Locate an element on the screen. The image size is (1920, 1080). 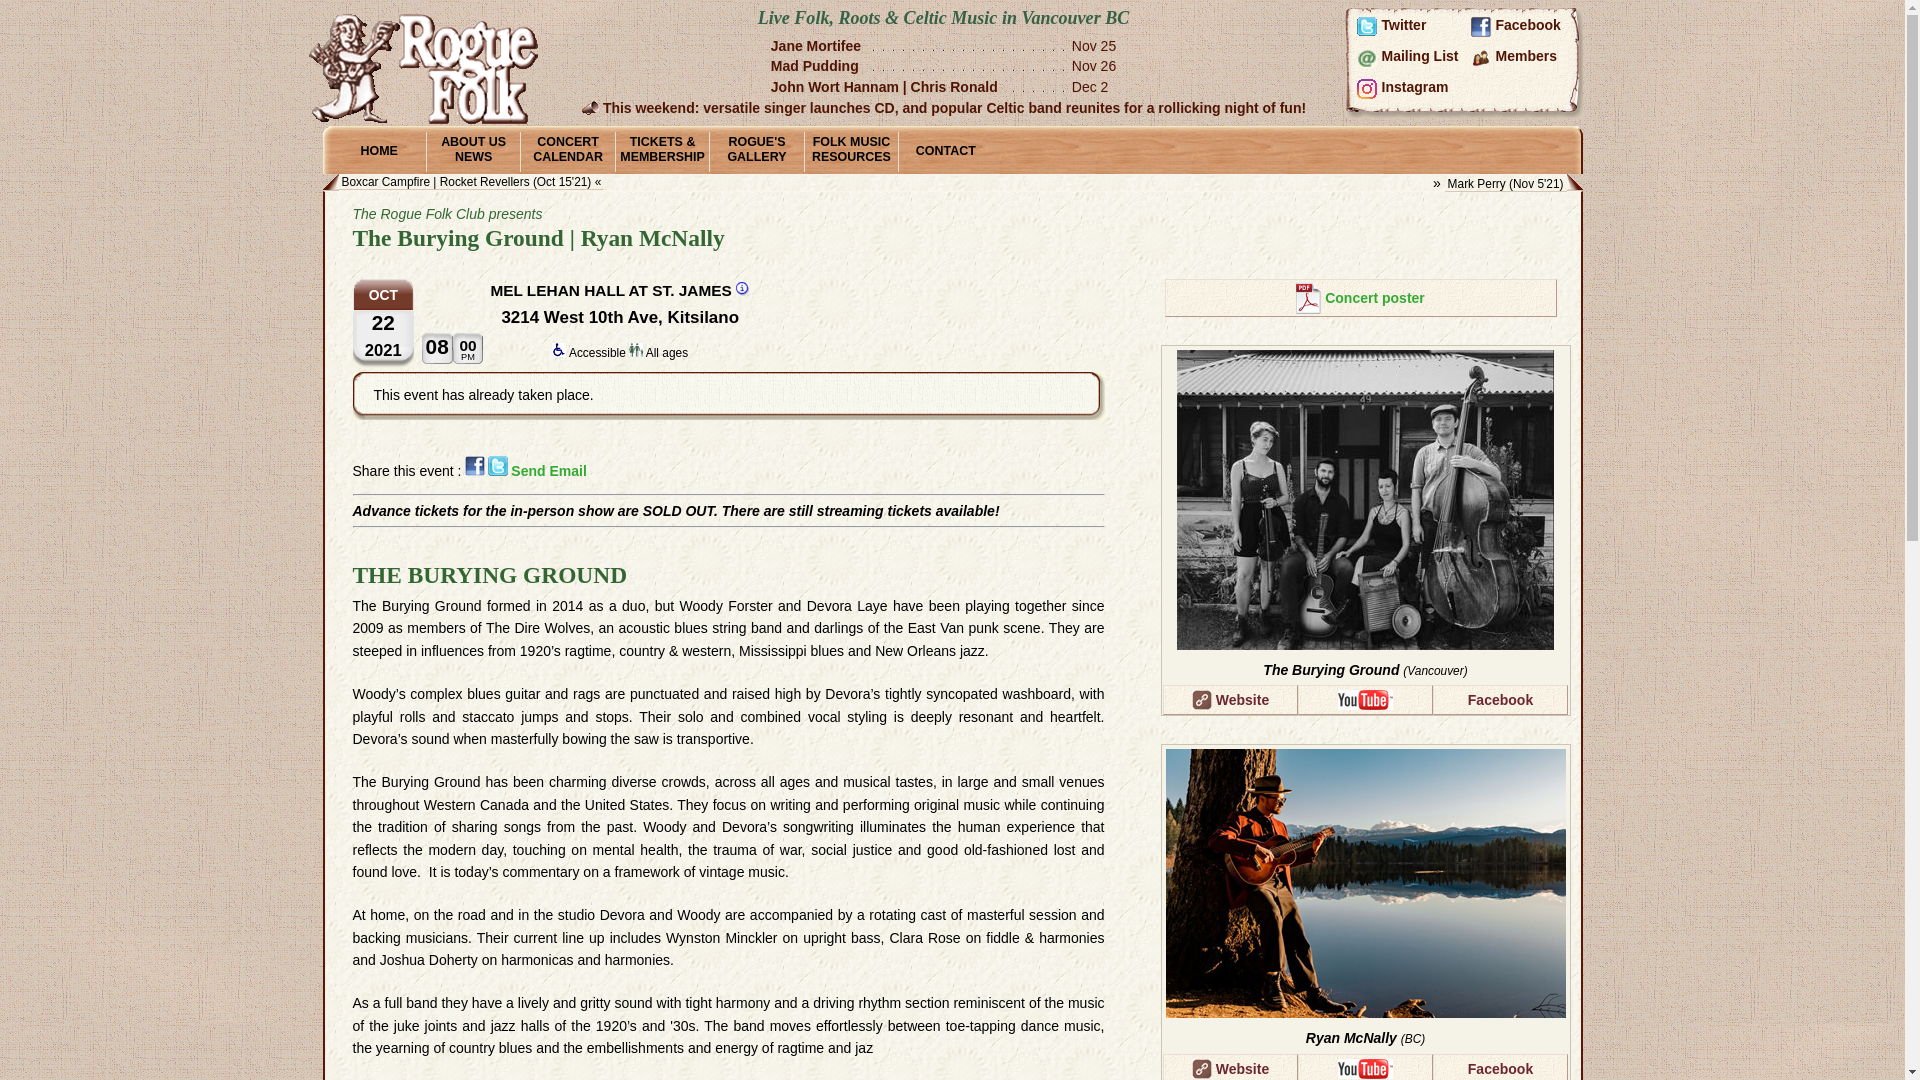
'Send Email' is located at coordinates (548, 470).